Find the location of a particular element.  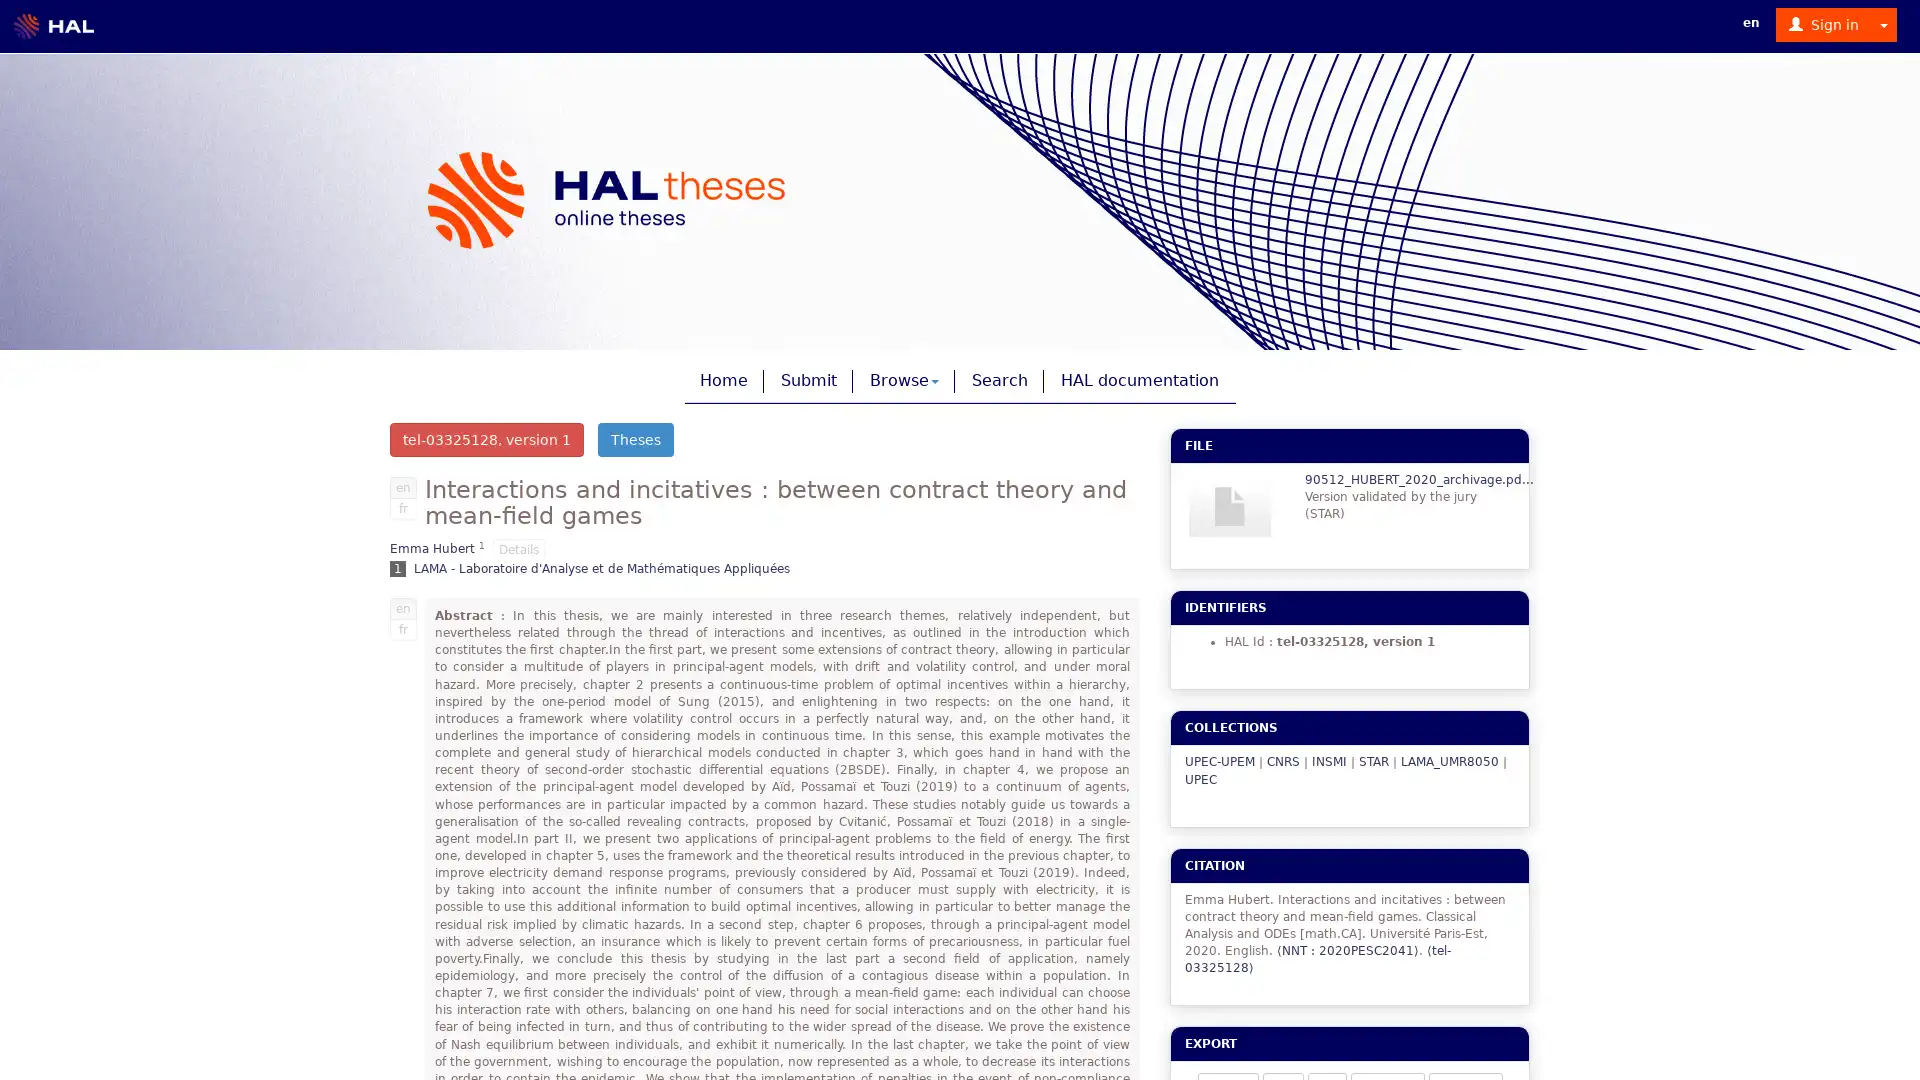

Details is located at coordinates (518, 548).